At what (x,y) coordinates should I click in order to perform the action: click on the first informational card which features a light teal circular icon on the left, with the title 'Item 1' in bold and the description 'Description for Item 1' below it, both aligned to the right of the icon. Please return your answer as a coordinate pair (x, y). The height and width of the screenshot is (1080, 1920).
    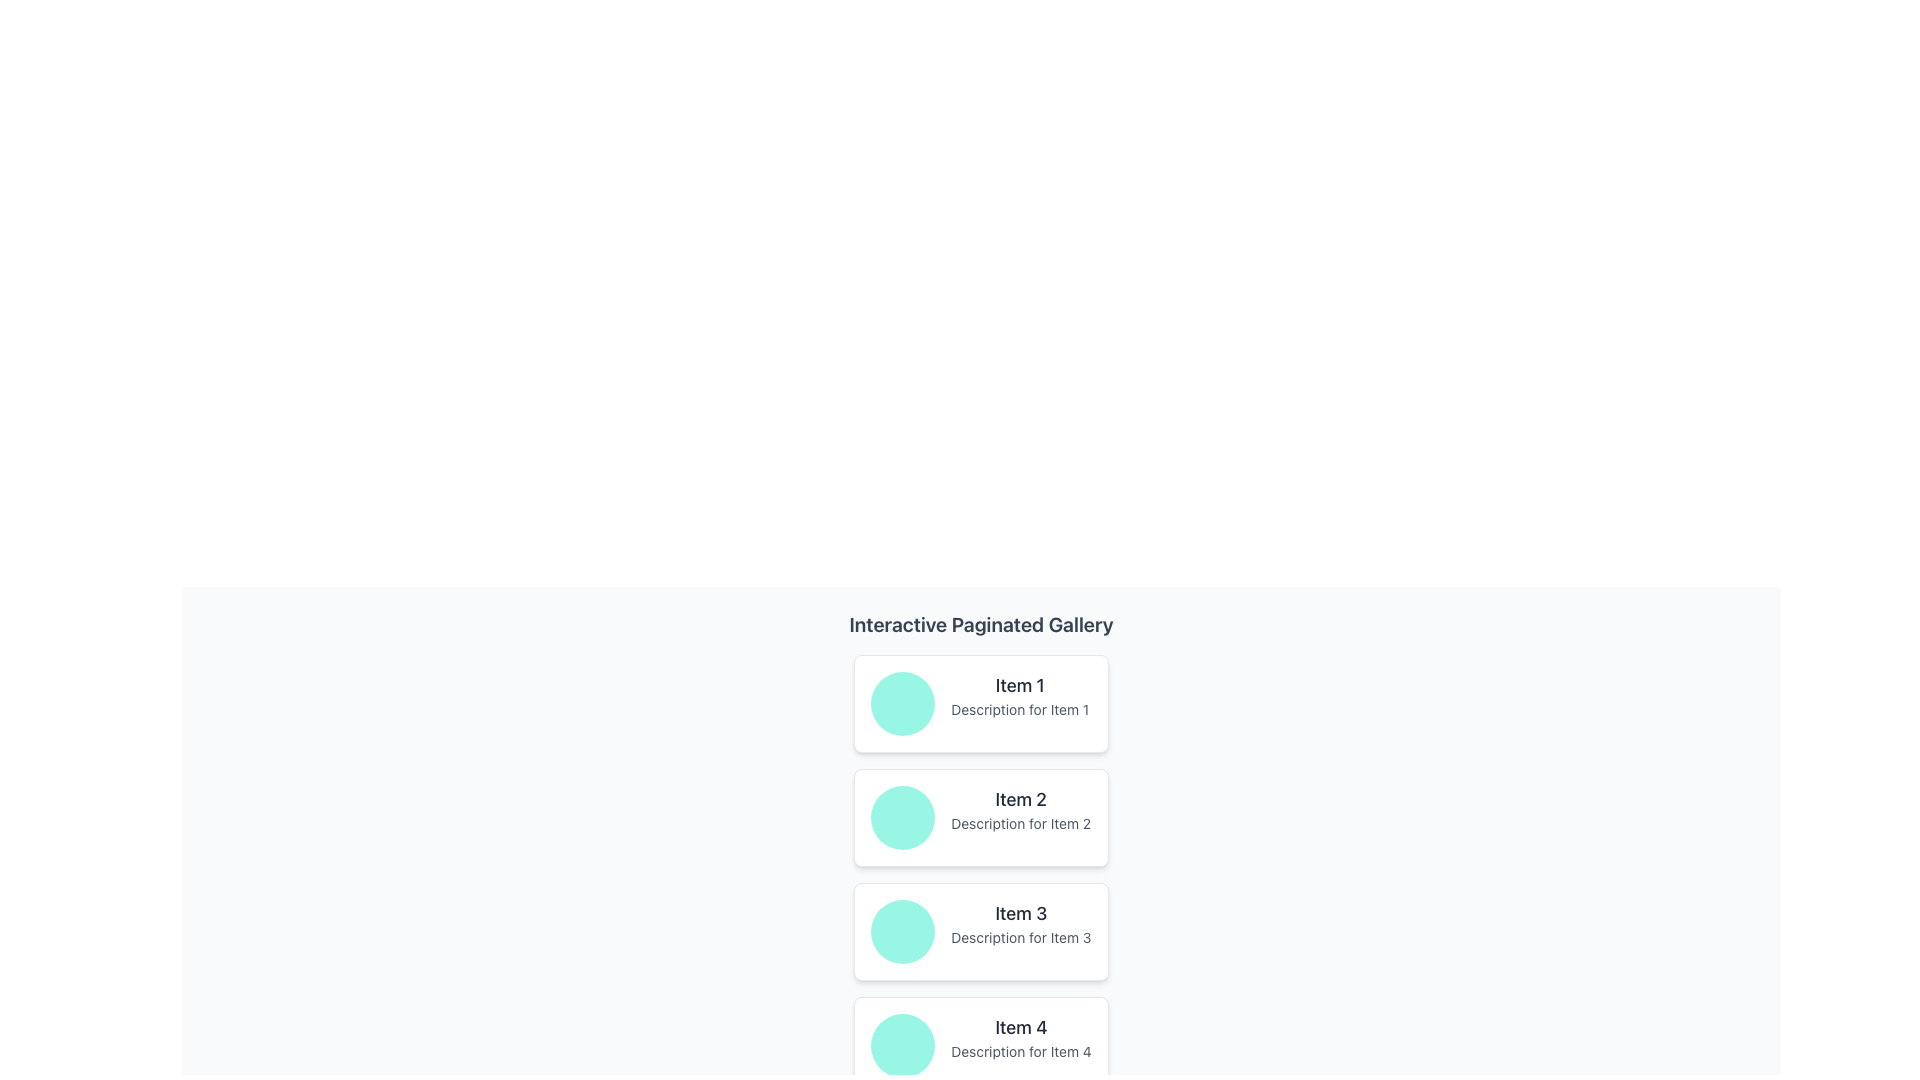
    Looking at the image, I should click on (981, 703).